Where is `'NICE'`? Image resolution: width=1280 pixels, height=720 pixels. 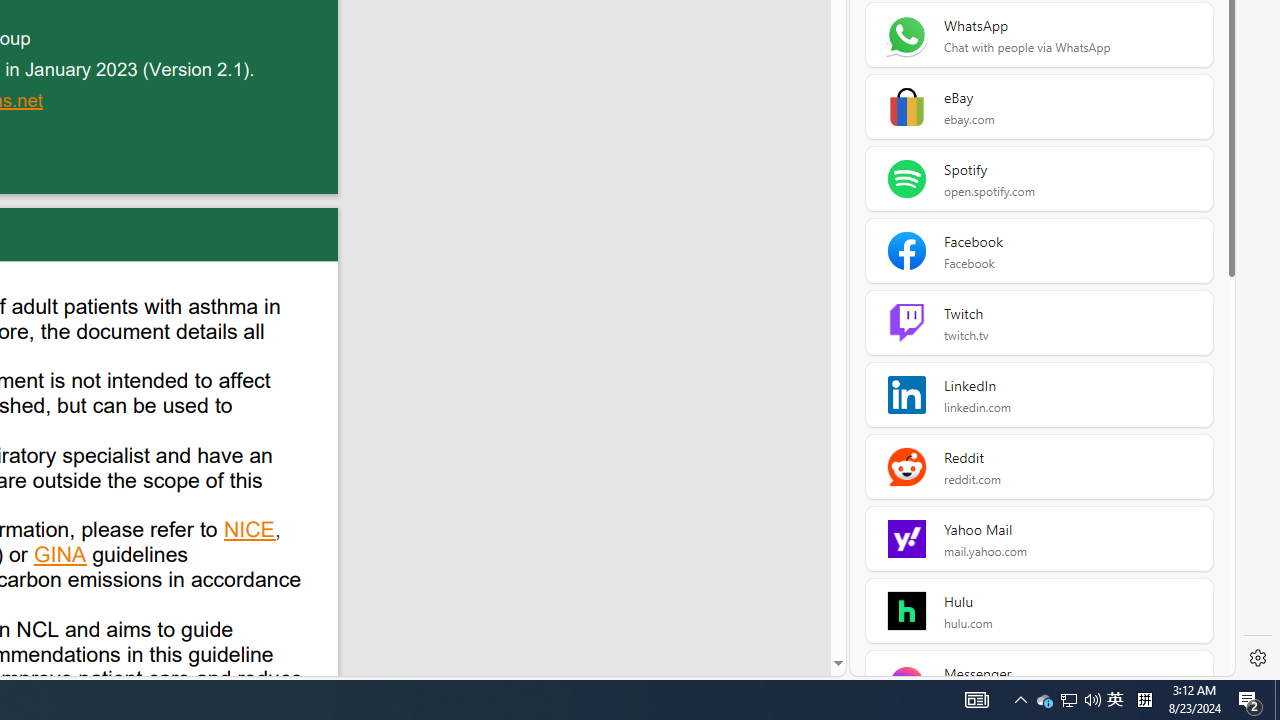 'NICE' is located at coordinates (249, 531).